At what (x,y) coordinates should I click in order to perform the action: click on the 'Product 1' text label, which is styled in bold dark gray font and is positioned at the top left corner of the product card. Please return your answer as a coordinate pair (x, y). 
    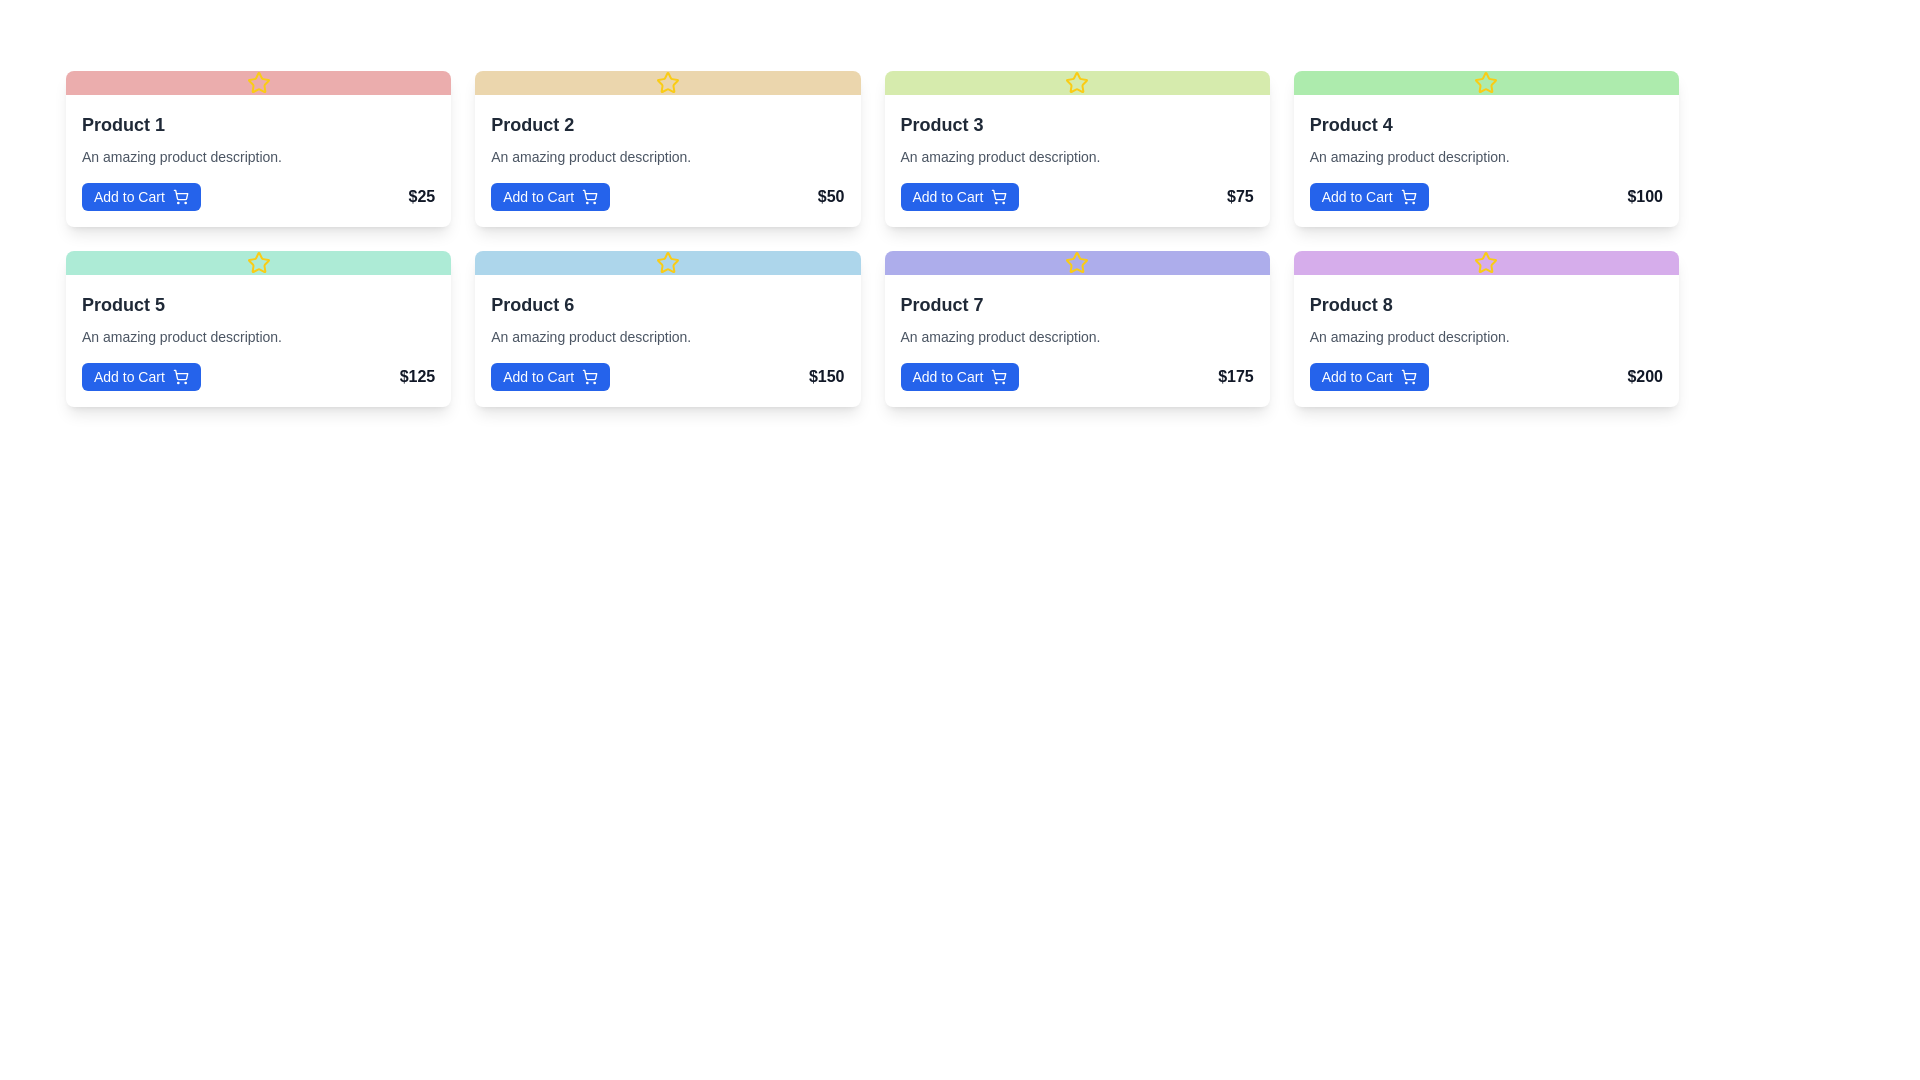
    Looking at the image, I should click on (122, 124).